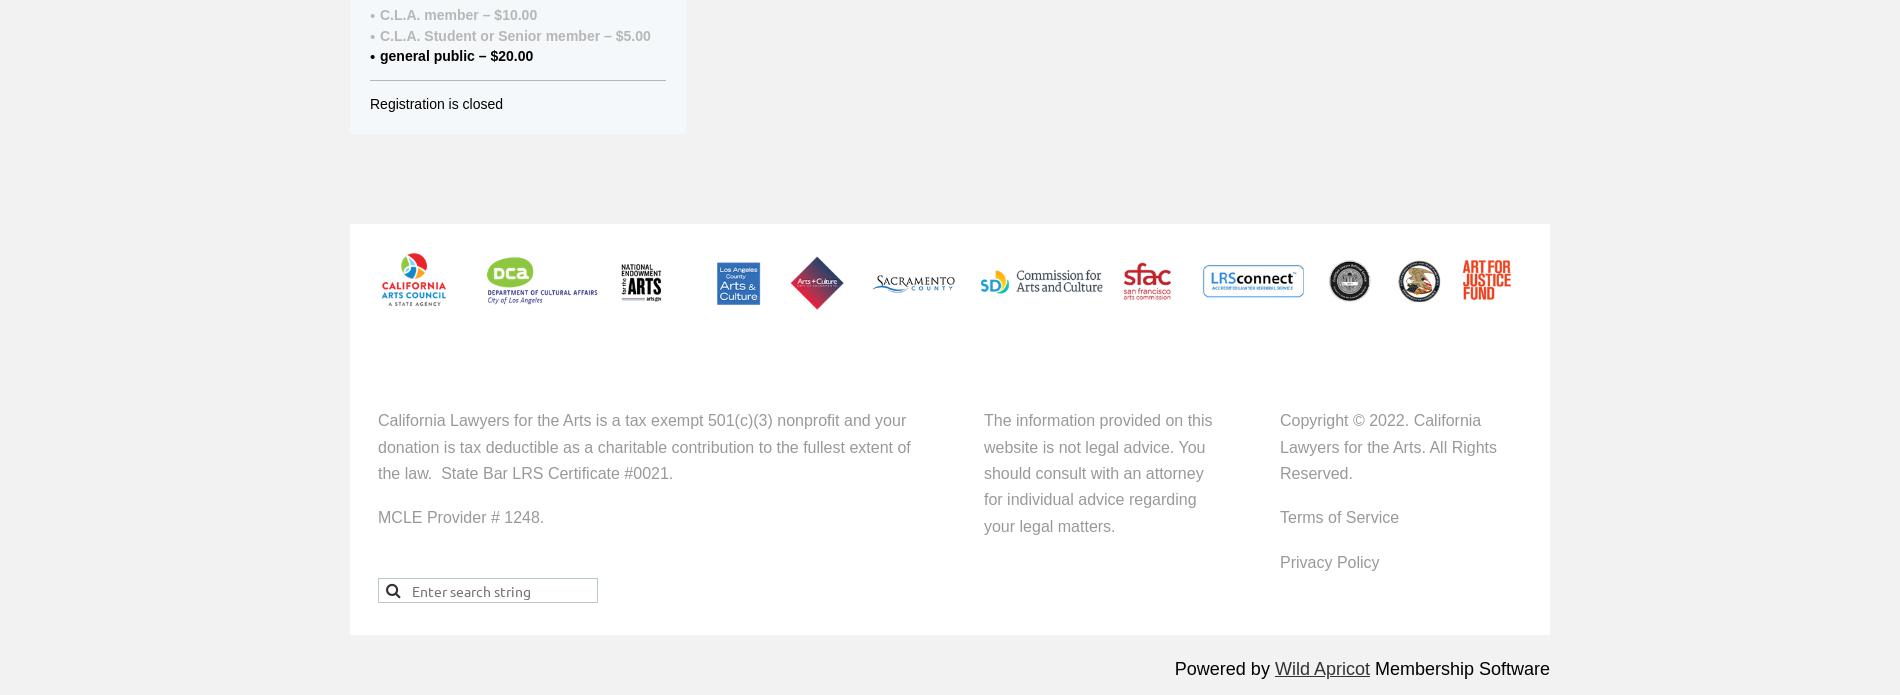 The width and height of the screenshot is (1900, 695). I want to click on 'State Bar LRS Certificate #0021.', so click(557, 473).